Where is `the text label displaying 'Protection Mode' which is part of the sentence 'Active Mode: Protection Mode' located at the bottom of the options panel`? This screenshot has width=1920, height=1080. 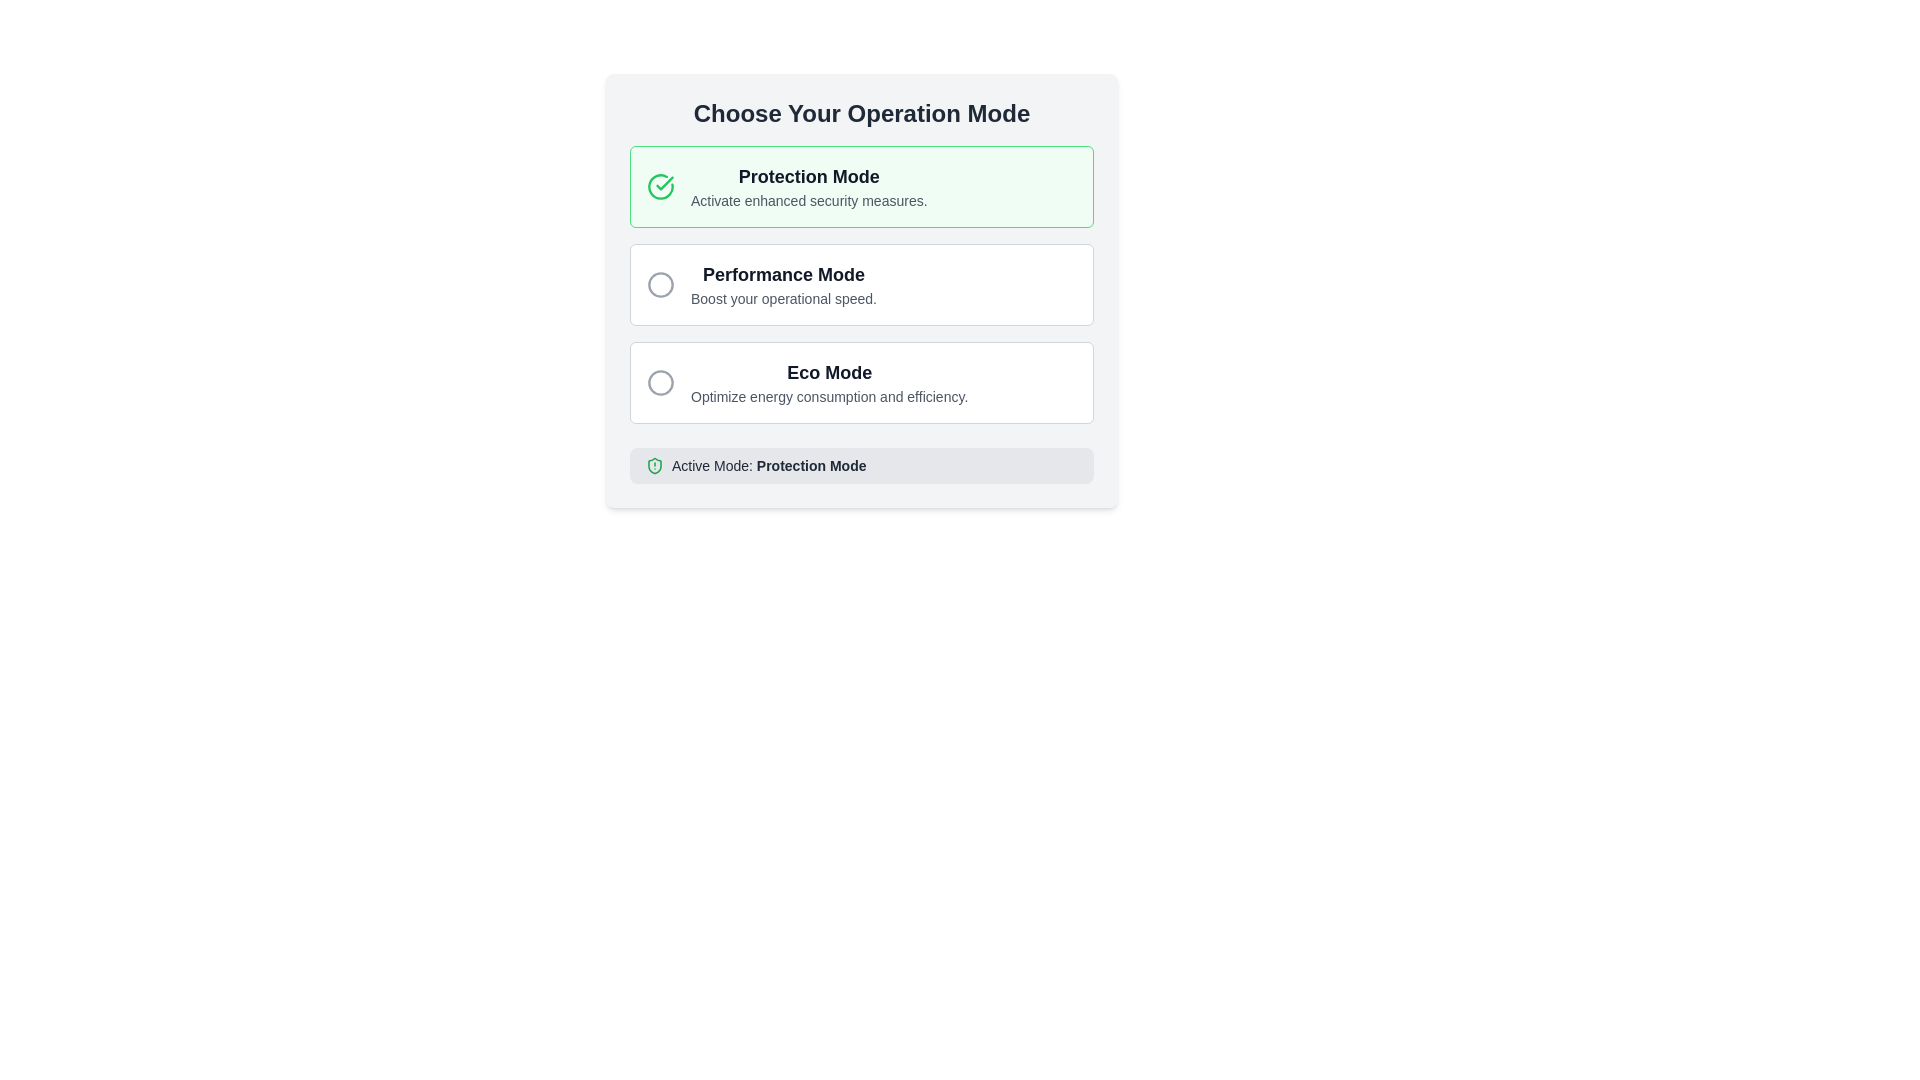
the text label displaying 'Protection Mode' which is part of the sentence 'Active Mode: Protection Mode' located at the bottom of the options panel is located at coordinates (811, 466).